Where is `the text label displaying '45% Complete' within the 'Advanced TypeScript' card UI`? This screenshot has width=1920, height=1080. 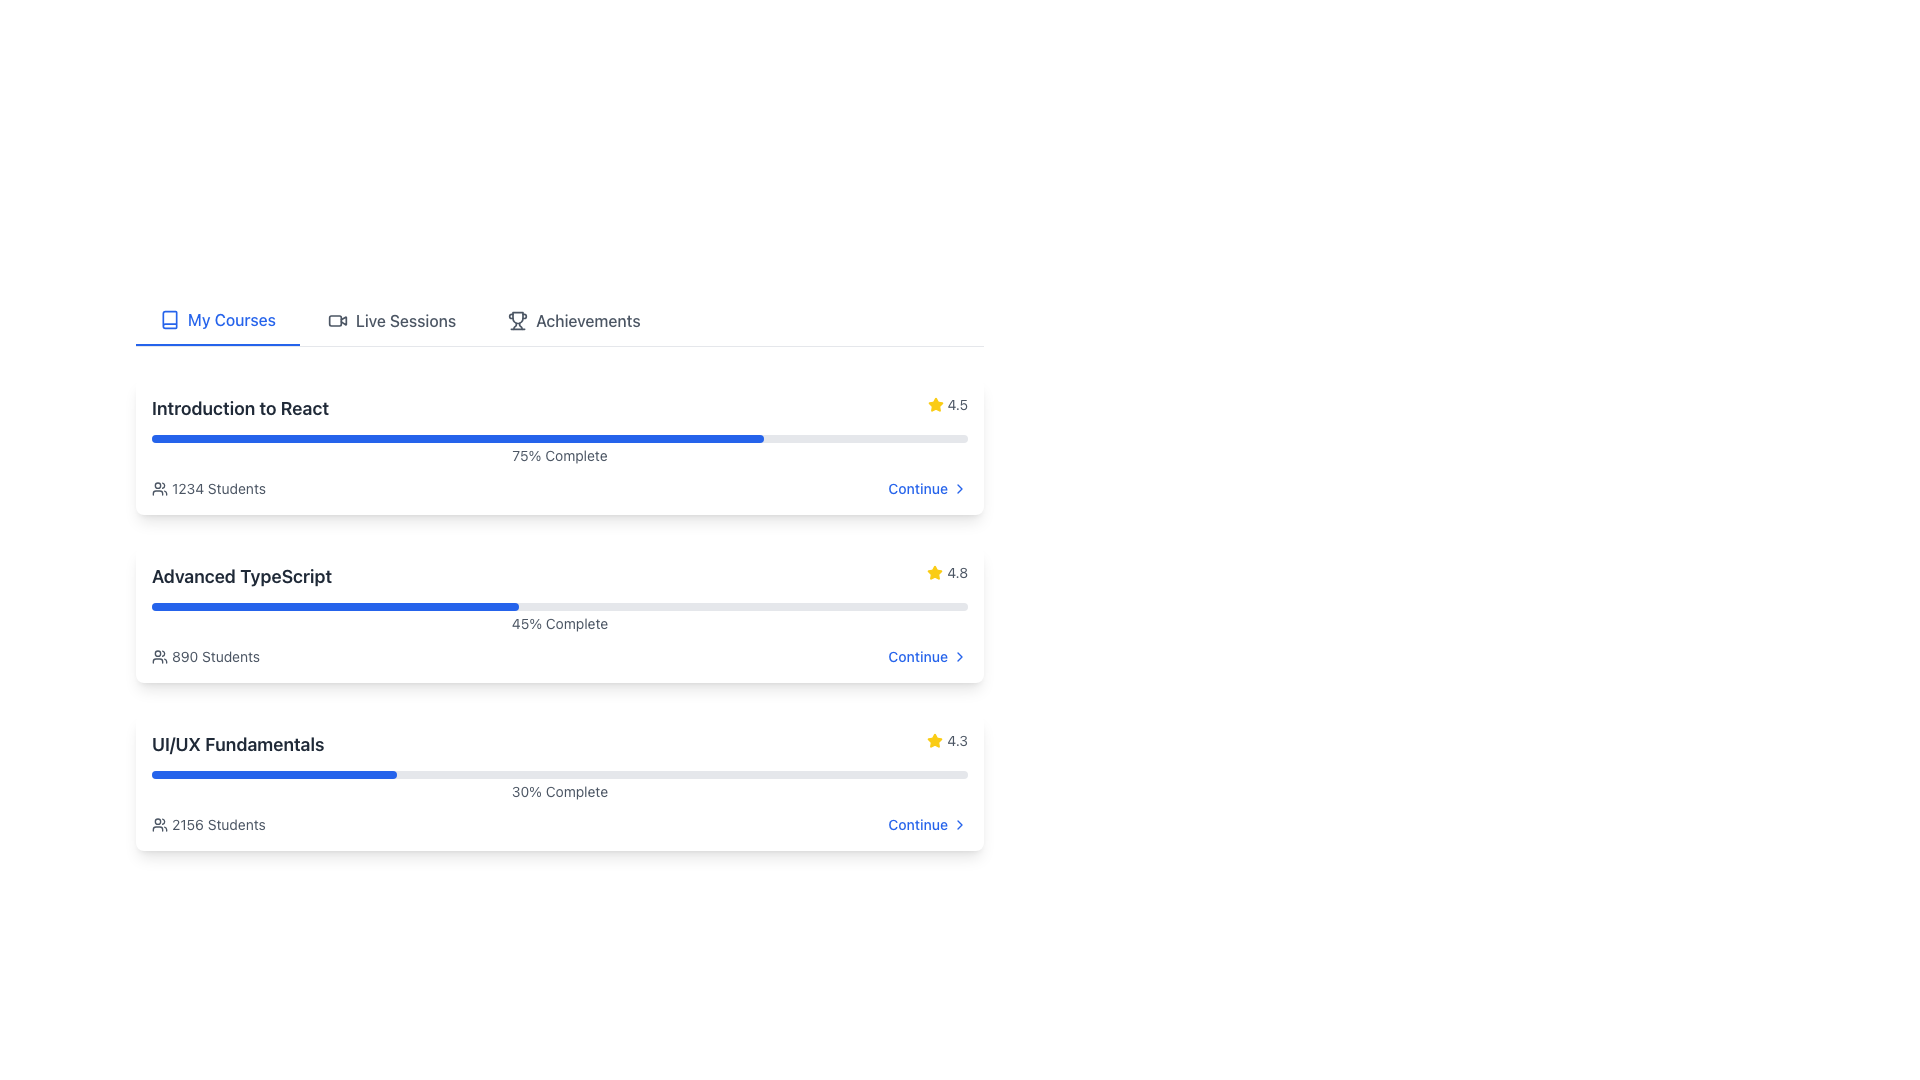 the text label displaying '45% Complete' within the 'Advanced TypeScript' card UI is located at coordinates (560, 617).